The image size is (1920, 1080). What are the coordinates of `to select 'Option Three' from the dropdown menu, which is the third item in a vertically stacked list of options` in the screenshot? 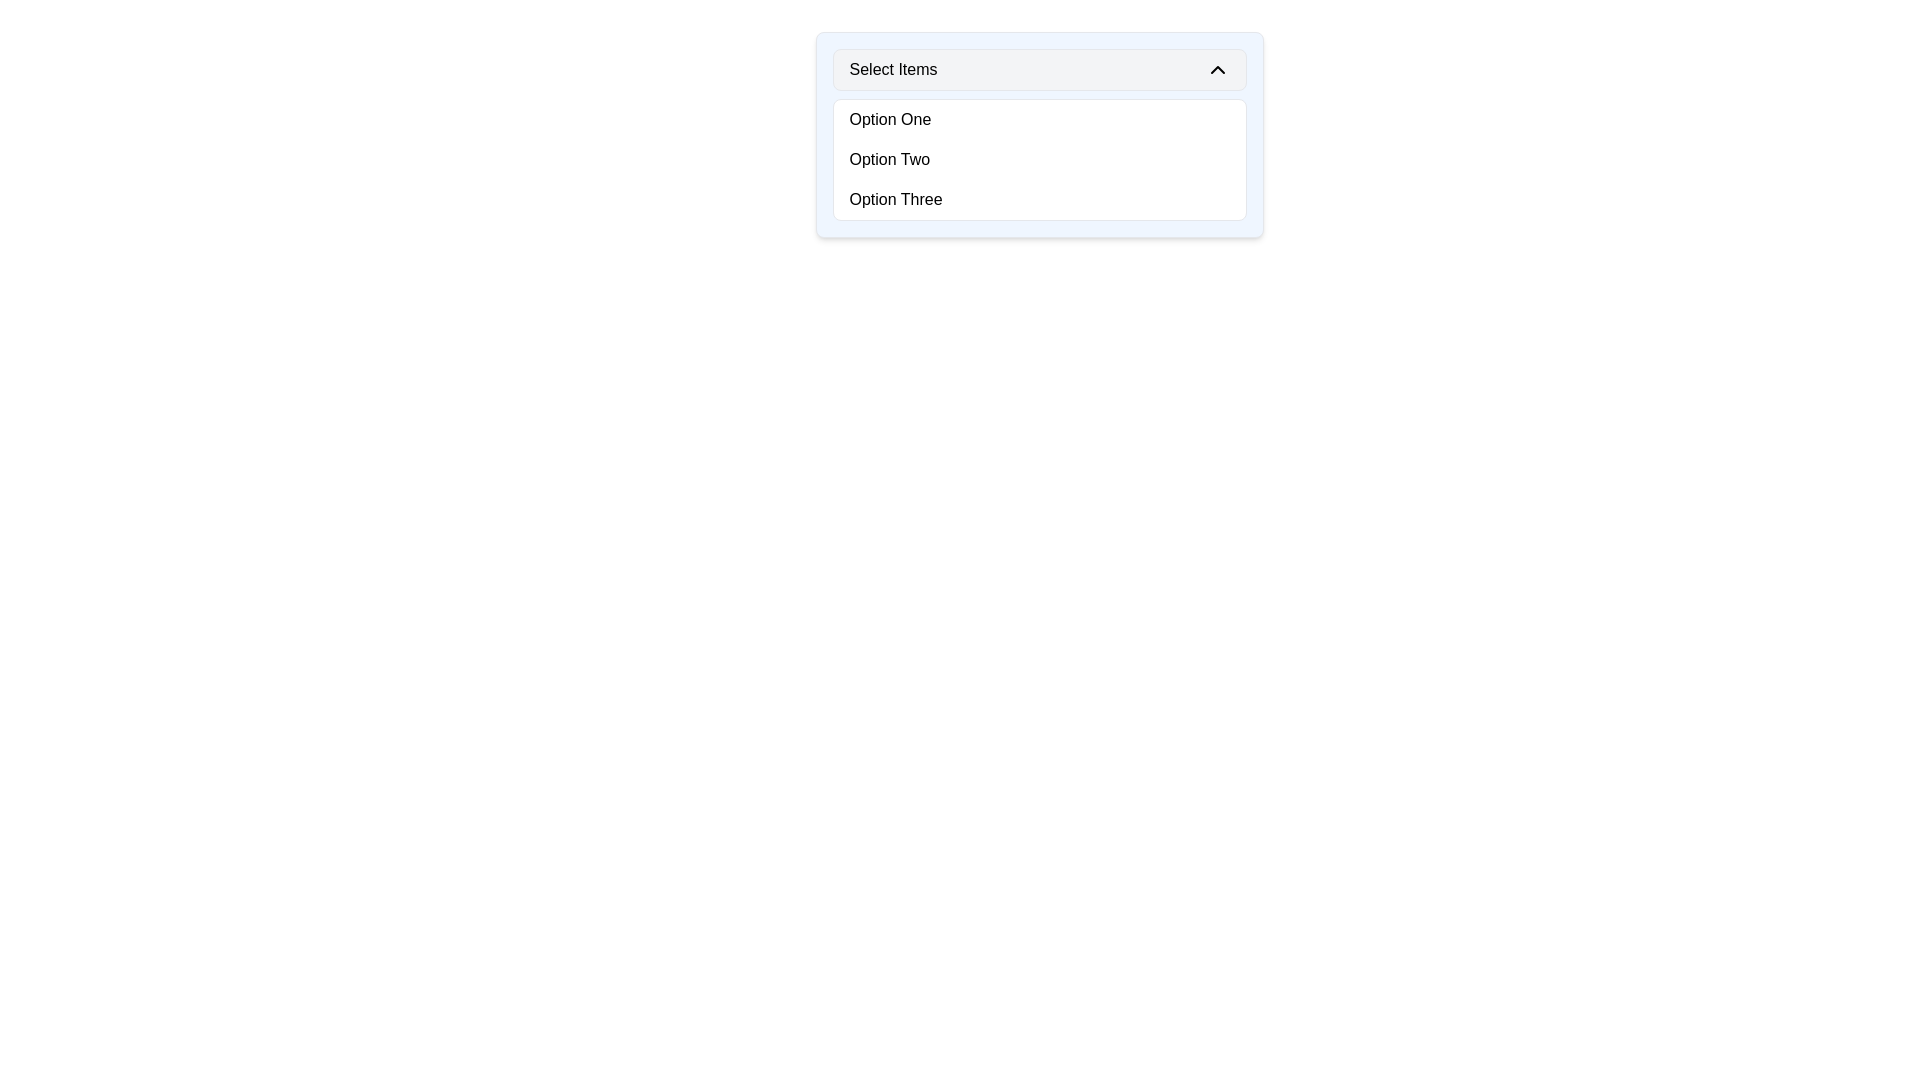 It's located at (1039, 200).